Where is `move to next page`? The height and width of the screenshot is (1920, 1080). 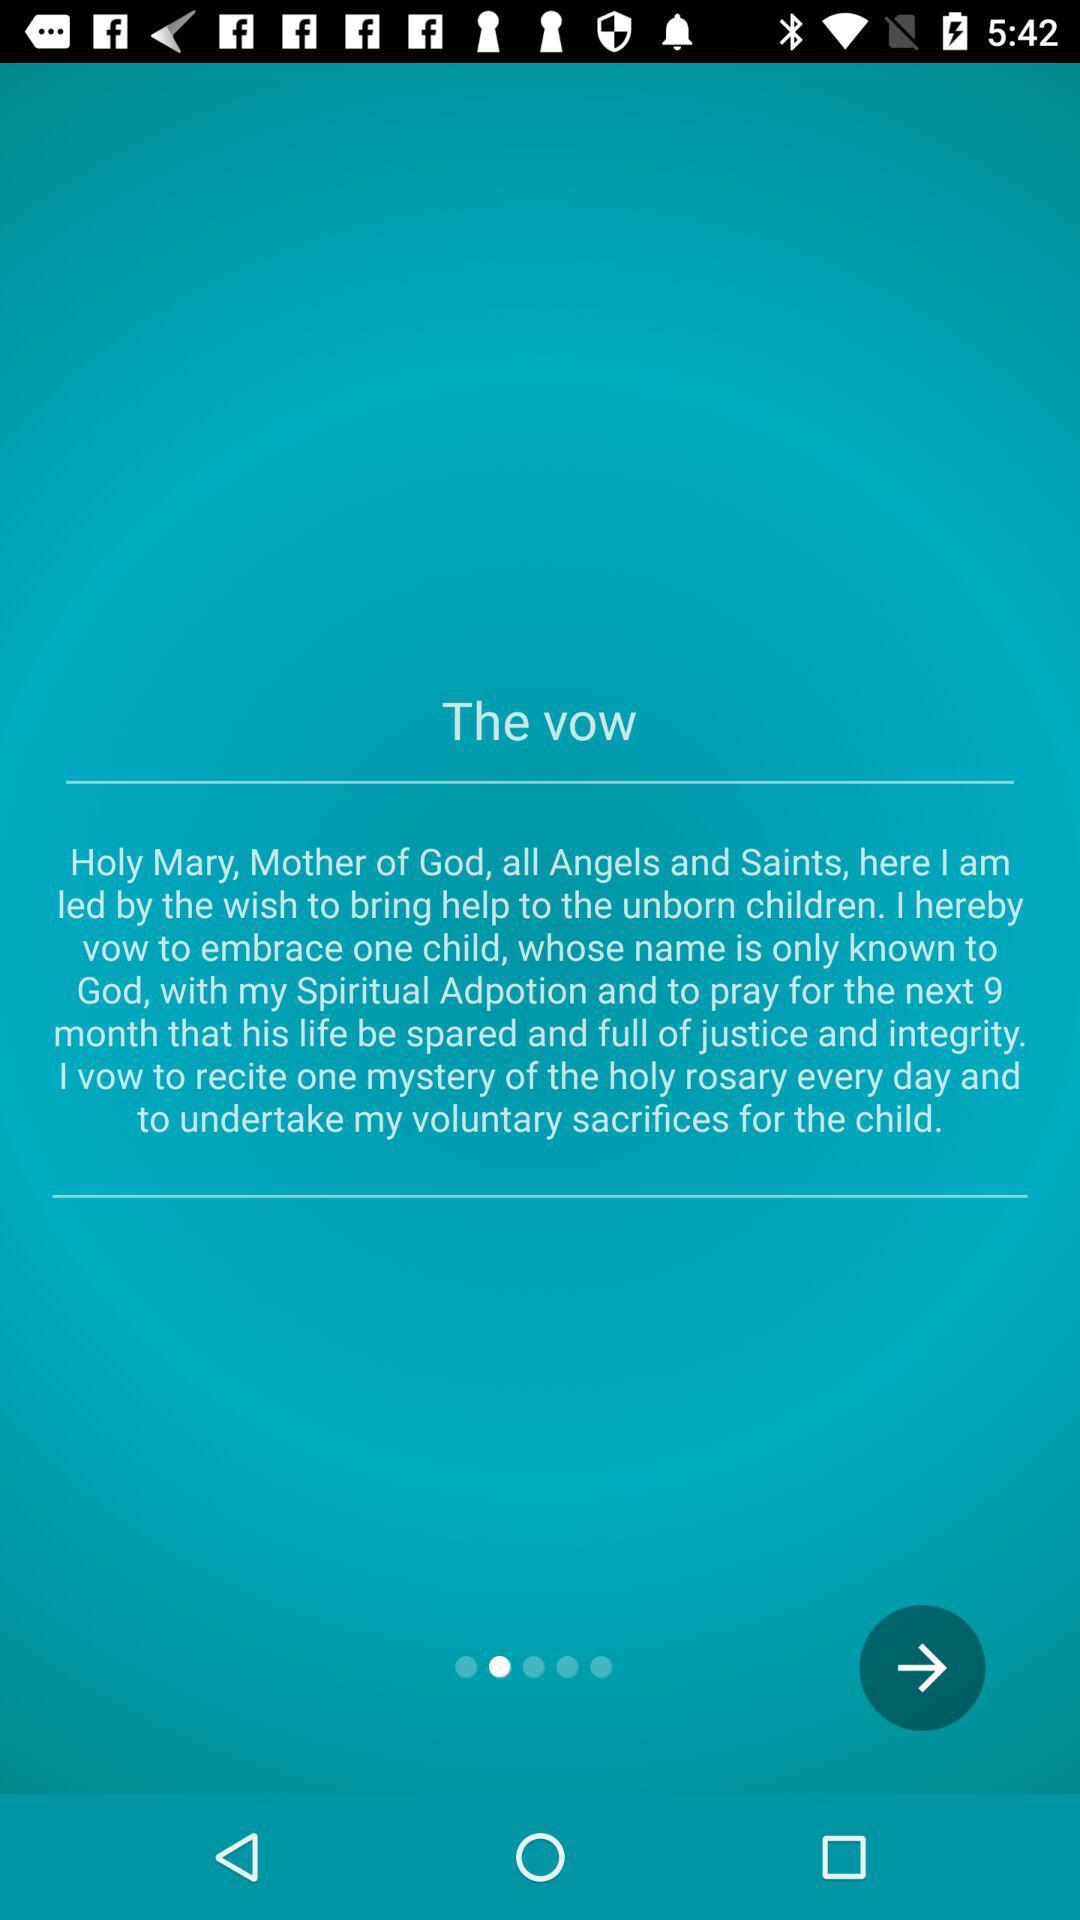
move to next page is located at coordinates (922, 1667).